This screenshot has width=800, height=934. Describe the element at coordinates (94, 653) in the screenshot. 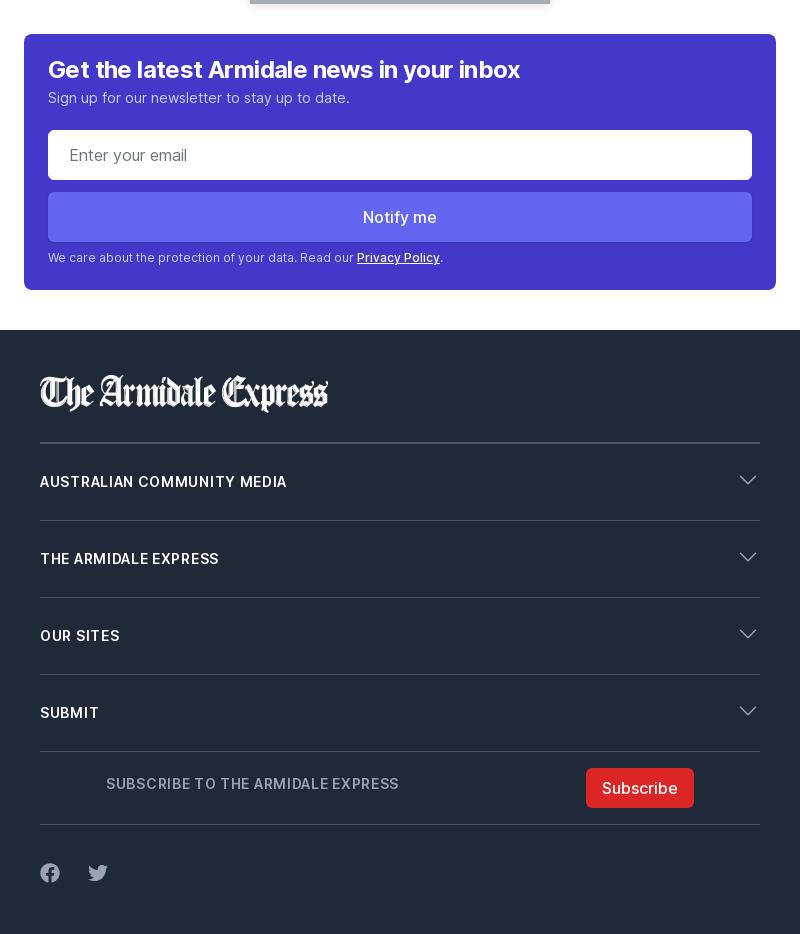

I see `'Working With Us'` at that location.